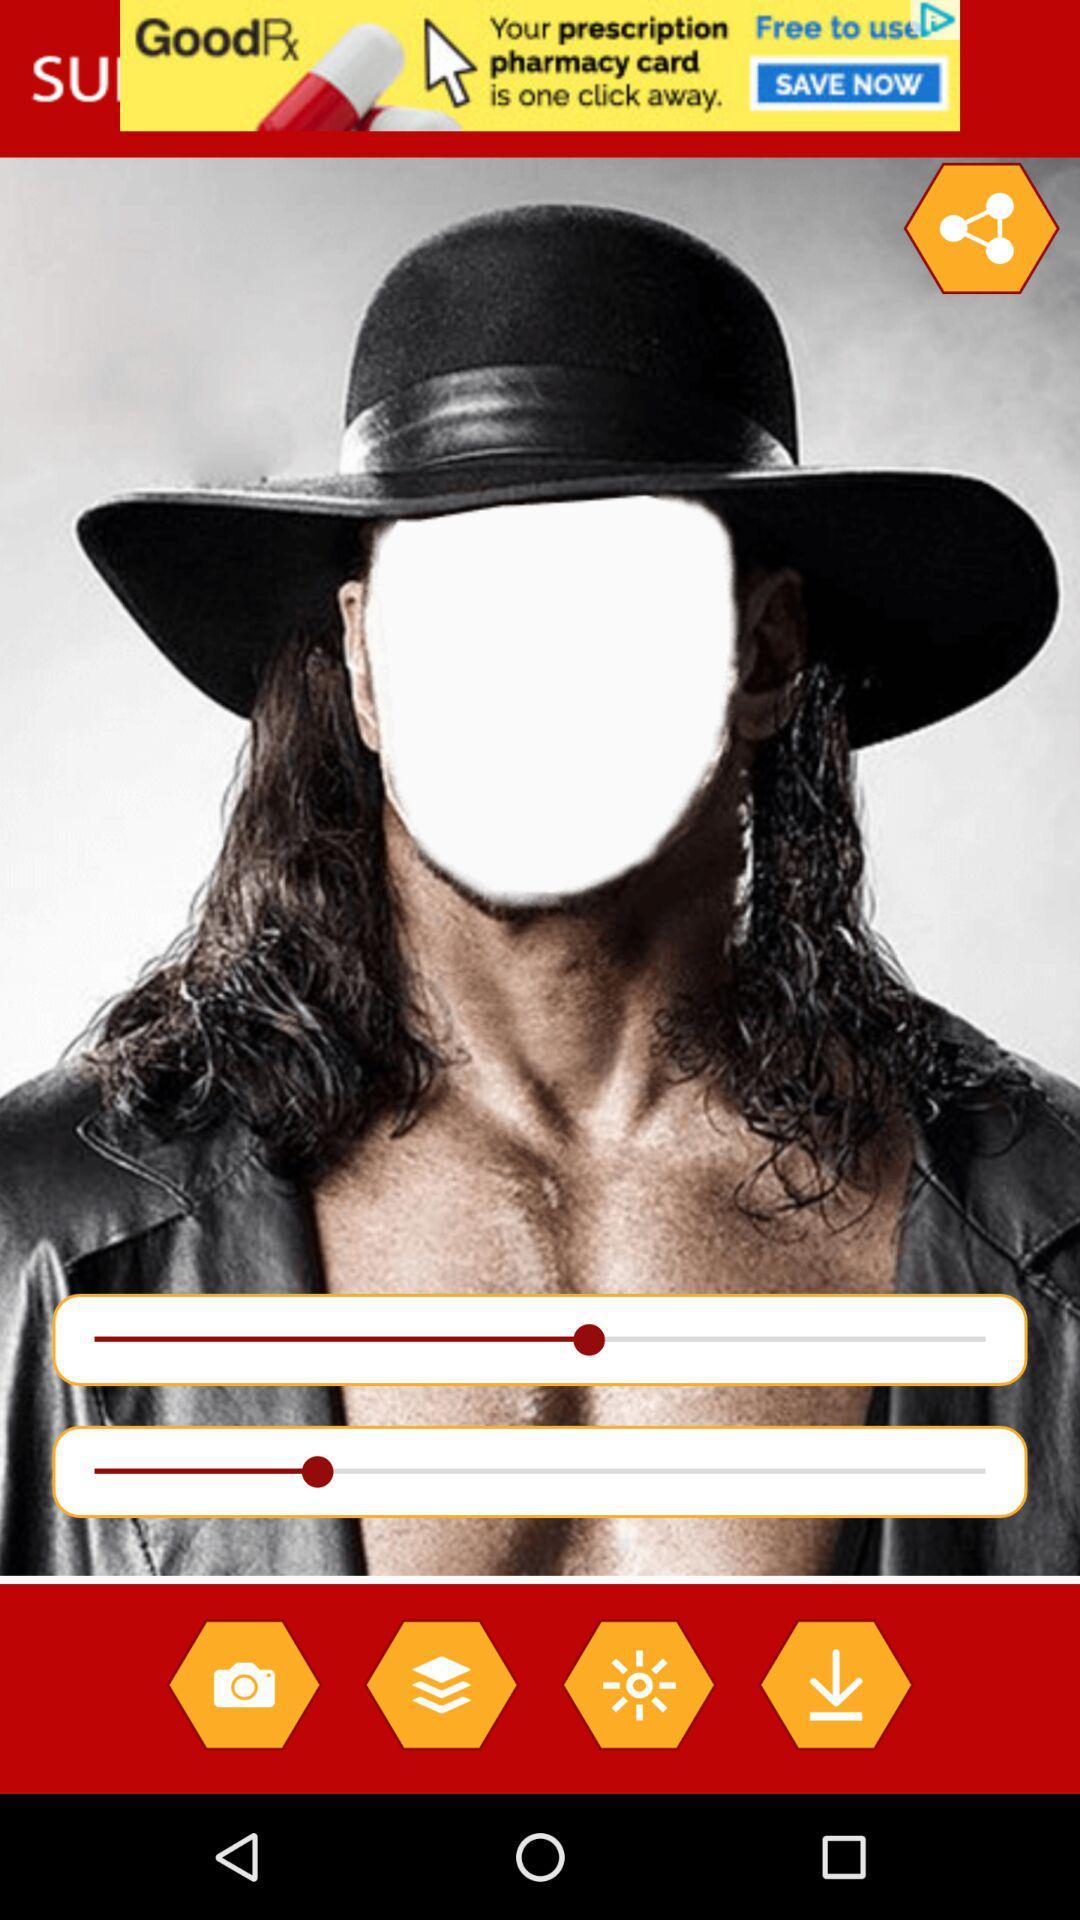 The image size is (1080, 1920). What do you see at coordinates (243, 1683) in the screenshot?
I see `take photo` at bounding box center [243, 1683].